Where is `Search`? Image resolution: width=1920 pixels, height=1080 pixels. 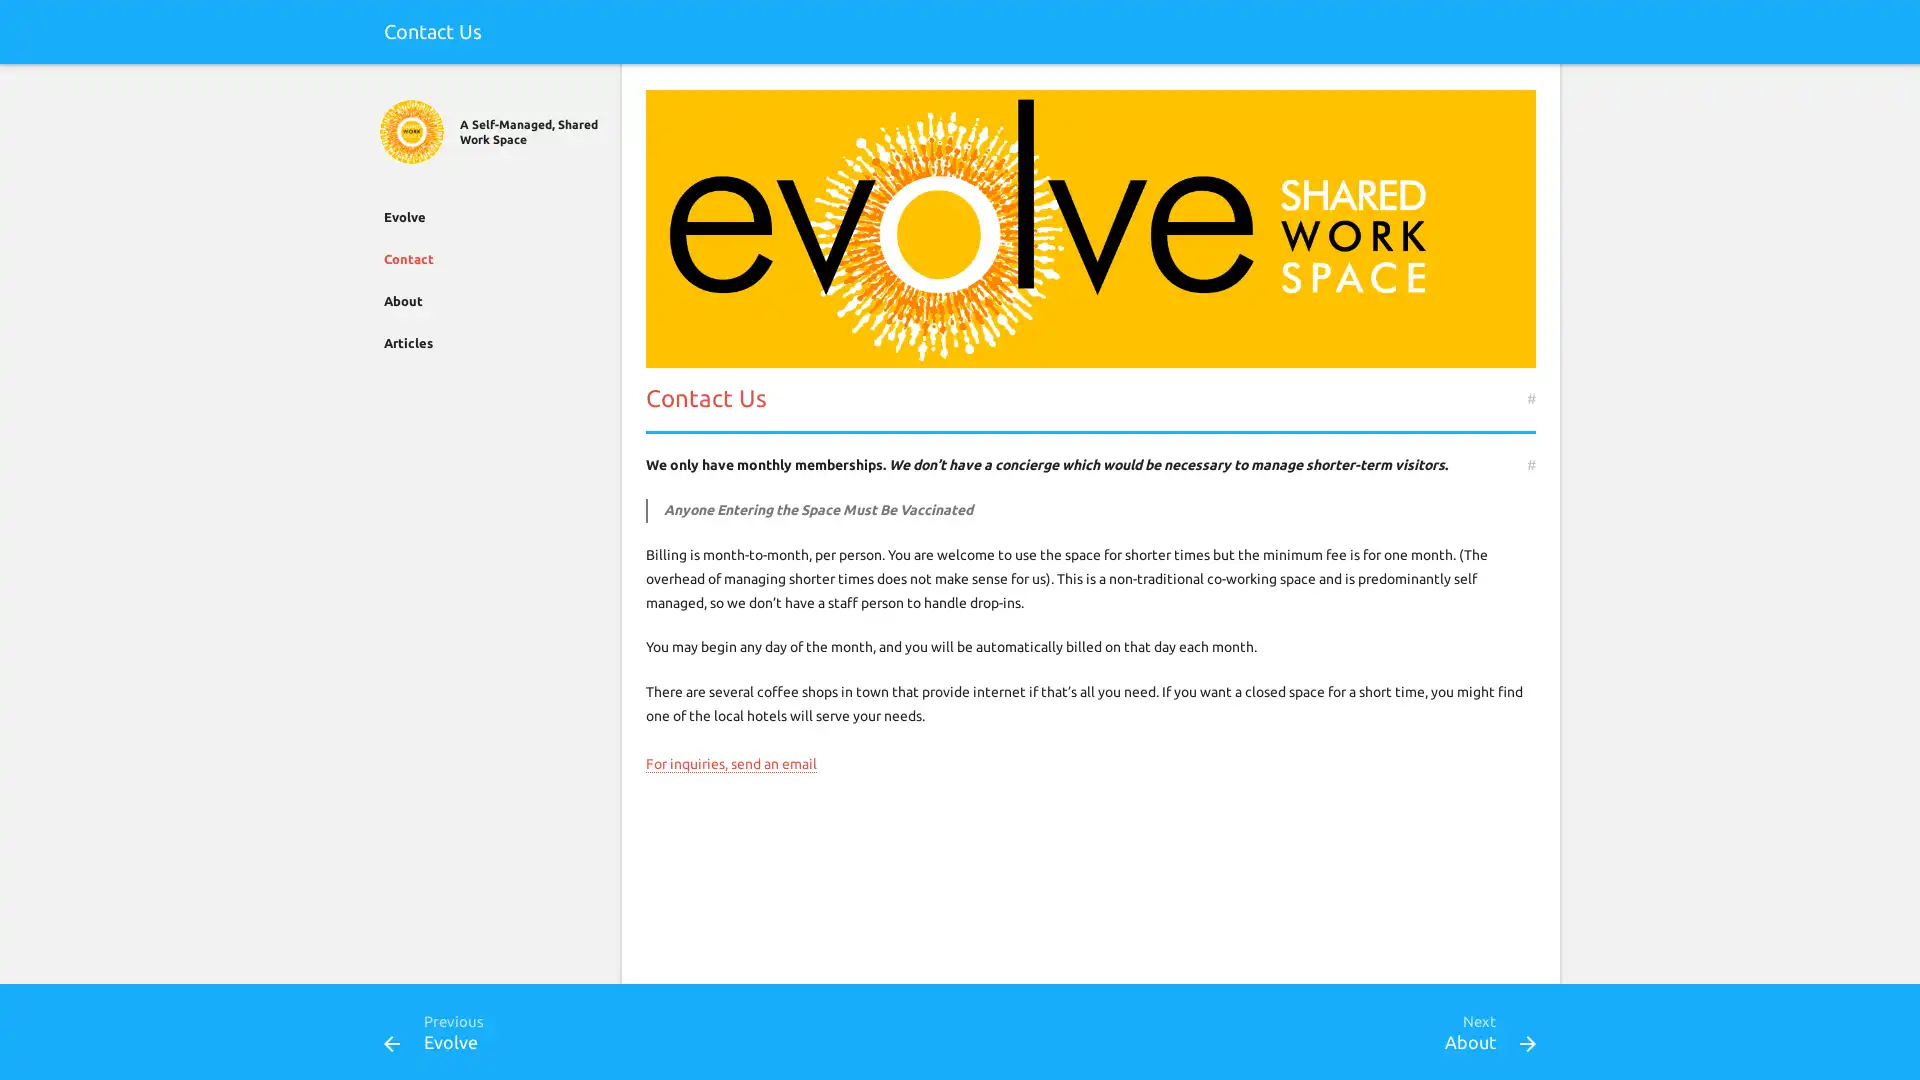 Search is located at coordinates (1526, 87).